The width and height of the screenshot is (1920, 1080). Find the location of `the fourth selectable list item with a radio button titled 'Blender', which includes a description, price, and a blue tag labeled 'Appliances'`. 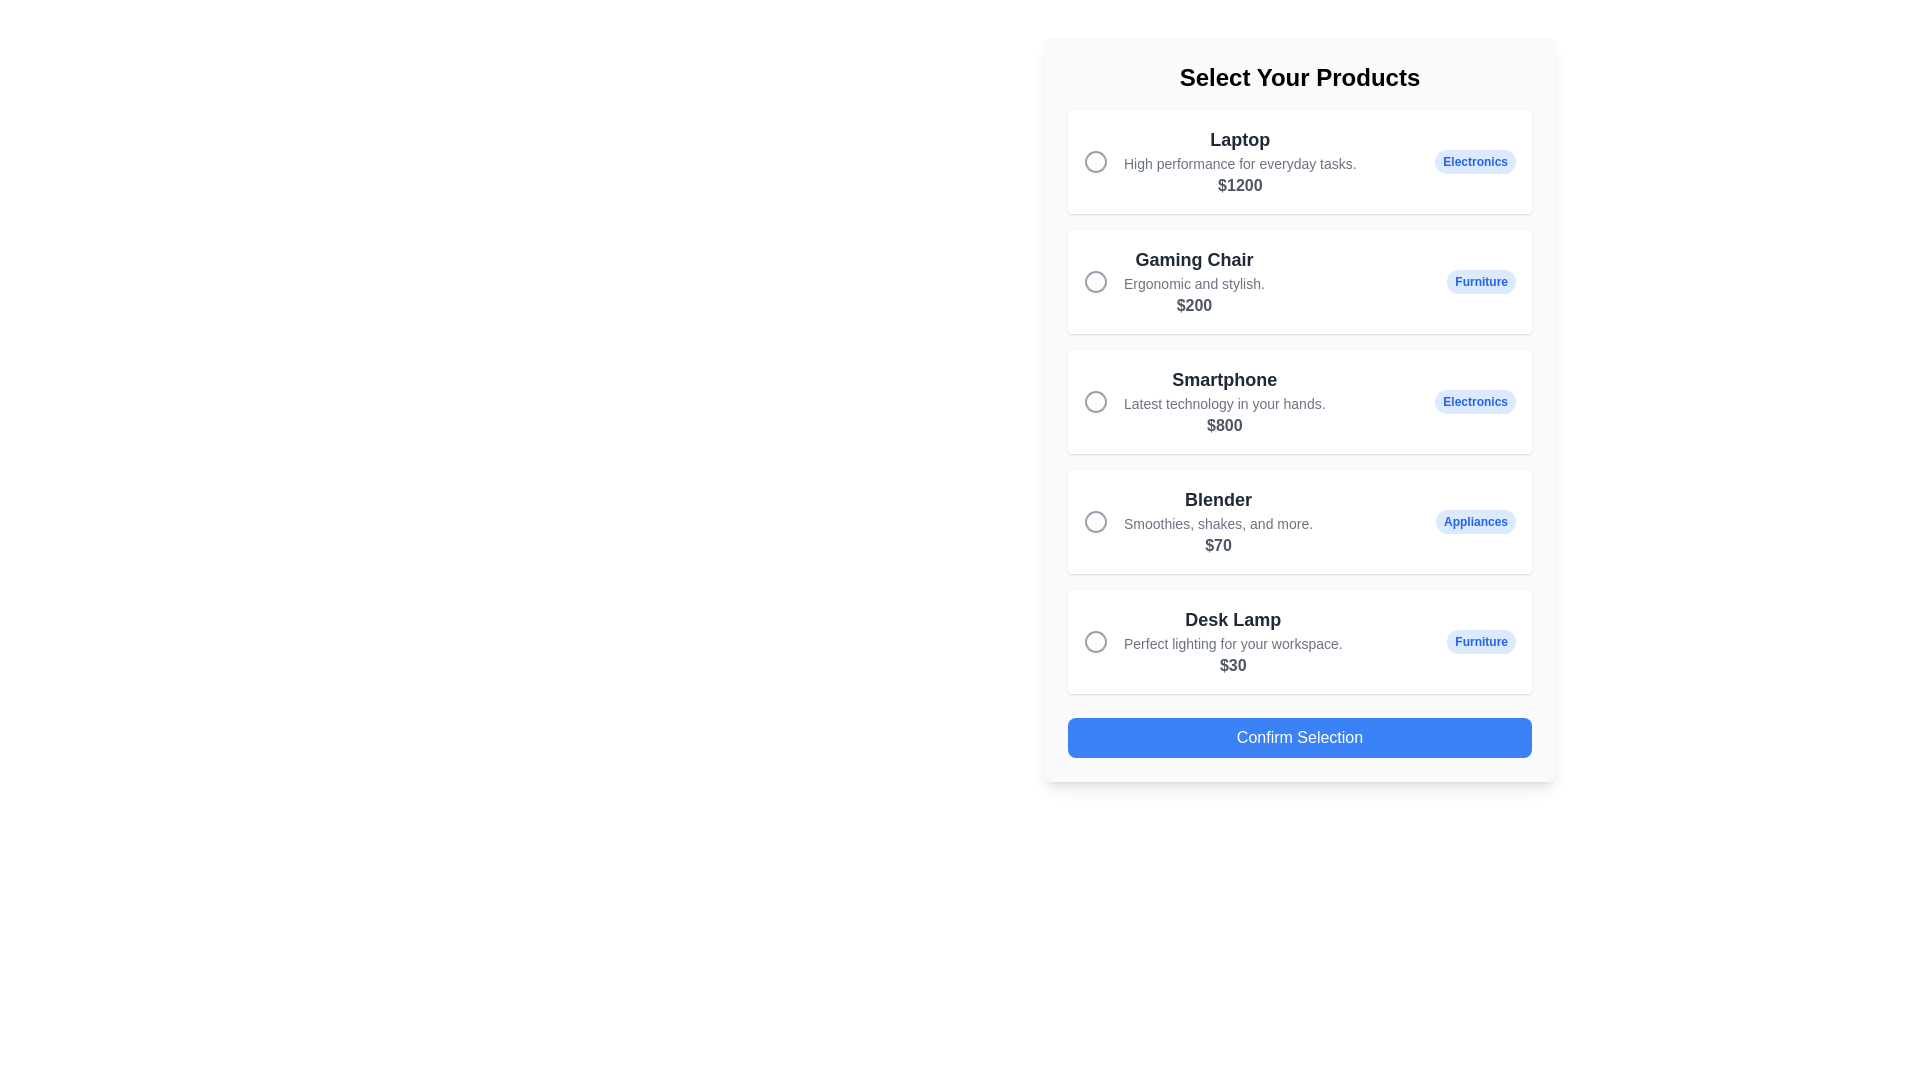

the fourth selectable list item with a radio button titled 'Blender', which includes a description, price, and a blue tag labeled 'Appliances' is located at coordinates (1300, 520).